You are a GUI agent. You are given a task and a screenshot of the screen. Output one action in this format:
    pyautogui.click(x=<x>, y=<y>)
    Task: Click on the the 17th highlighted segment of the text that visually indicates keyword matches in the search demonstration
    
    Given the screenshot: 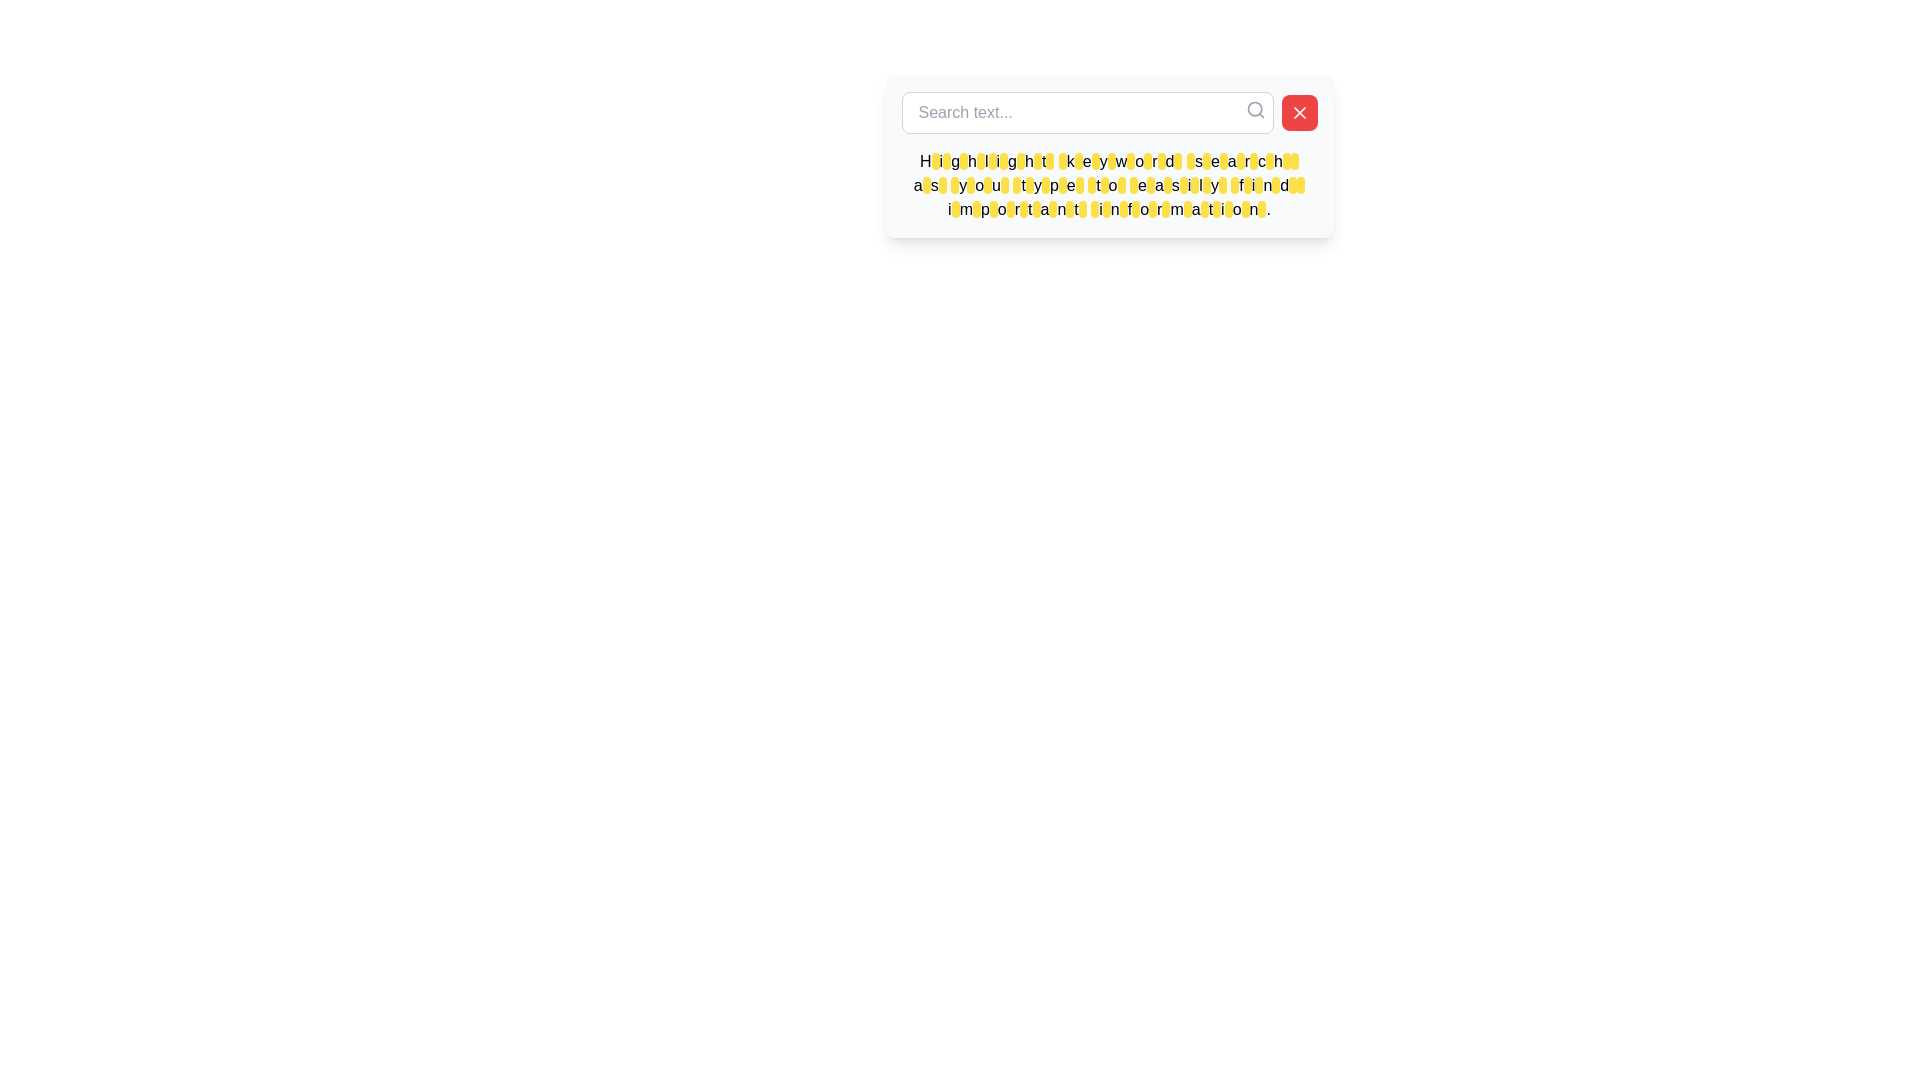 What is the action you would take?
    pyautogui.click(x=1187, y=209)
    